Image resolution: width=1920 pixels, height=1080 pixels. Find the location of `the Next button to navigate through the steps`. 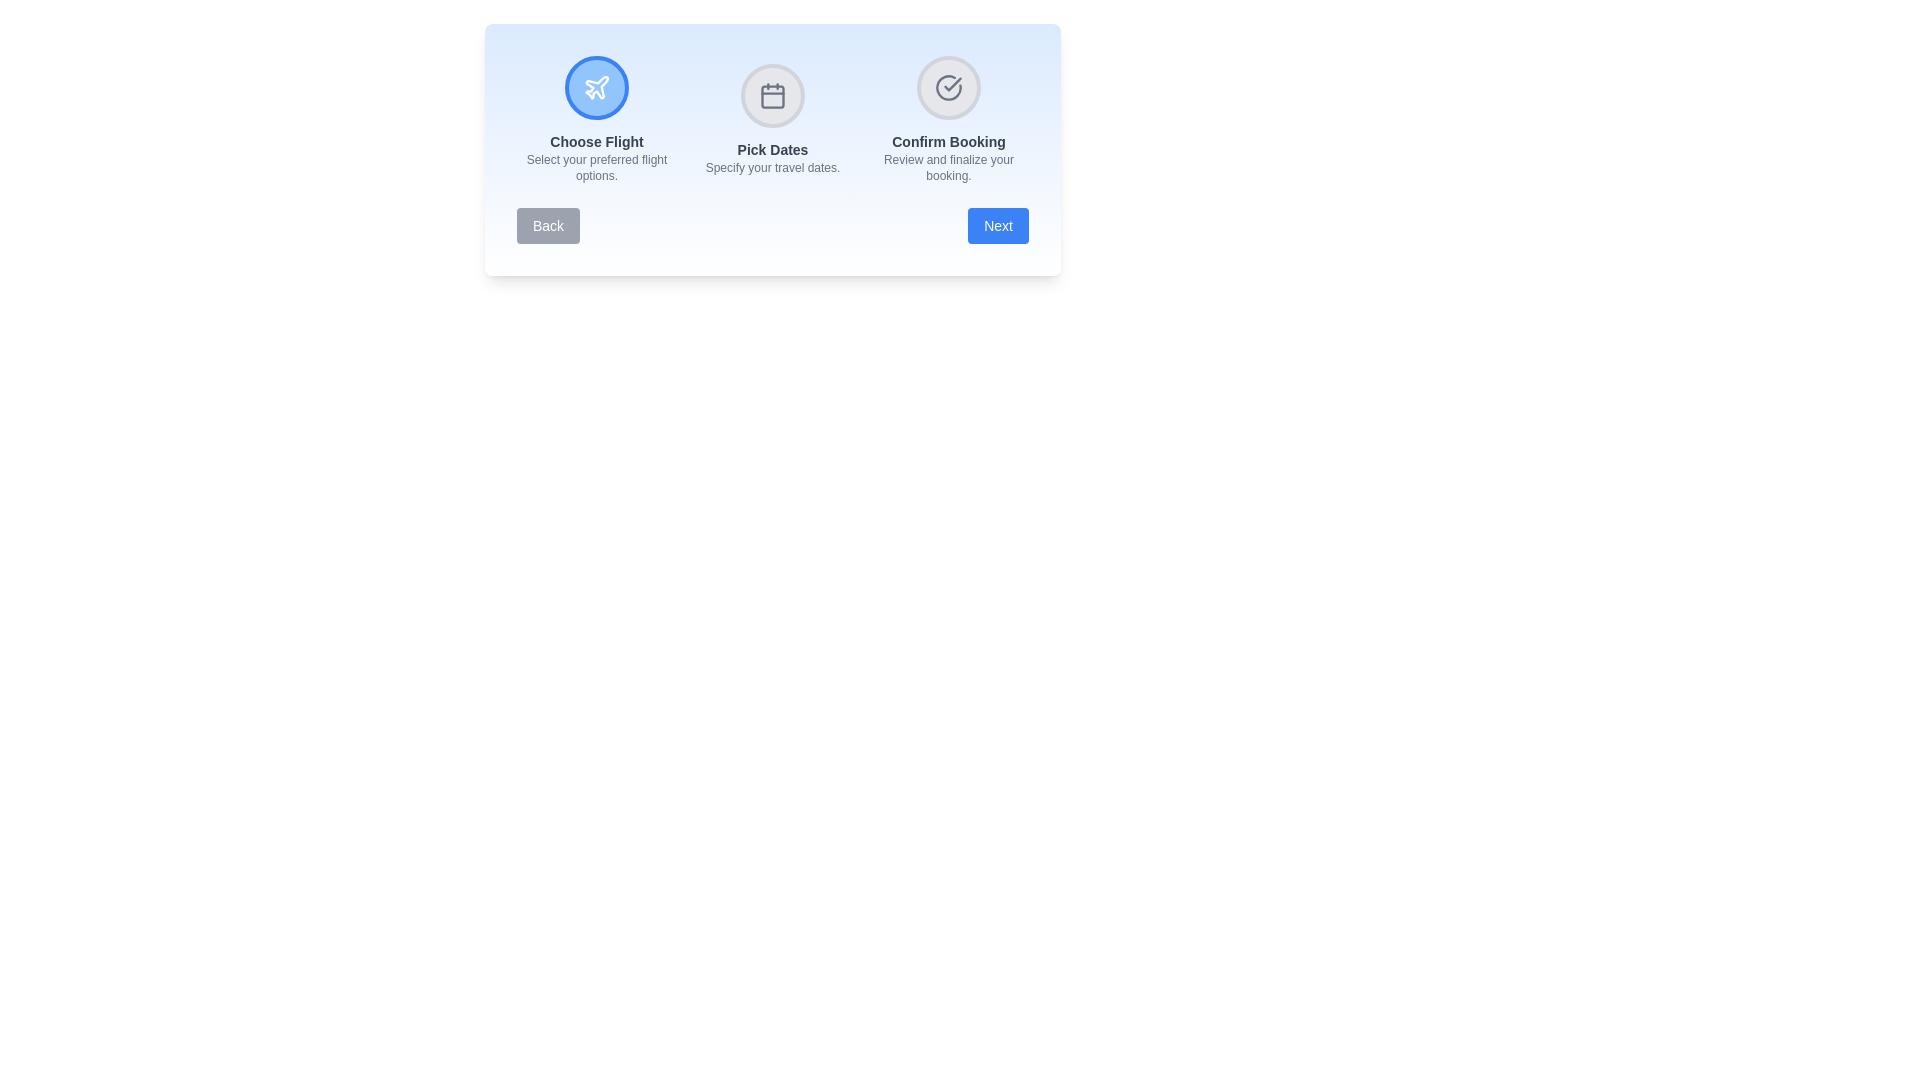

the Next button to navigate through the steps is located at coordinates (998, 225).